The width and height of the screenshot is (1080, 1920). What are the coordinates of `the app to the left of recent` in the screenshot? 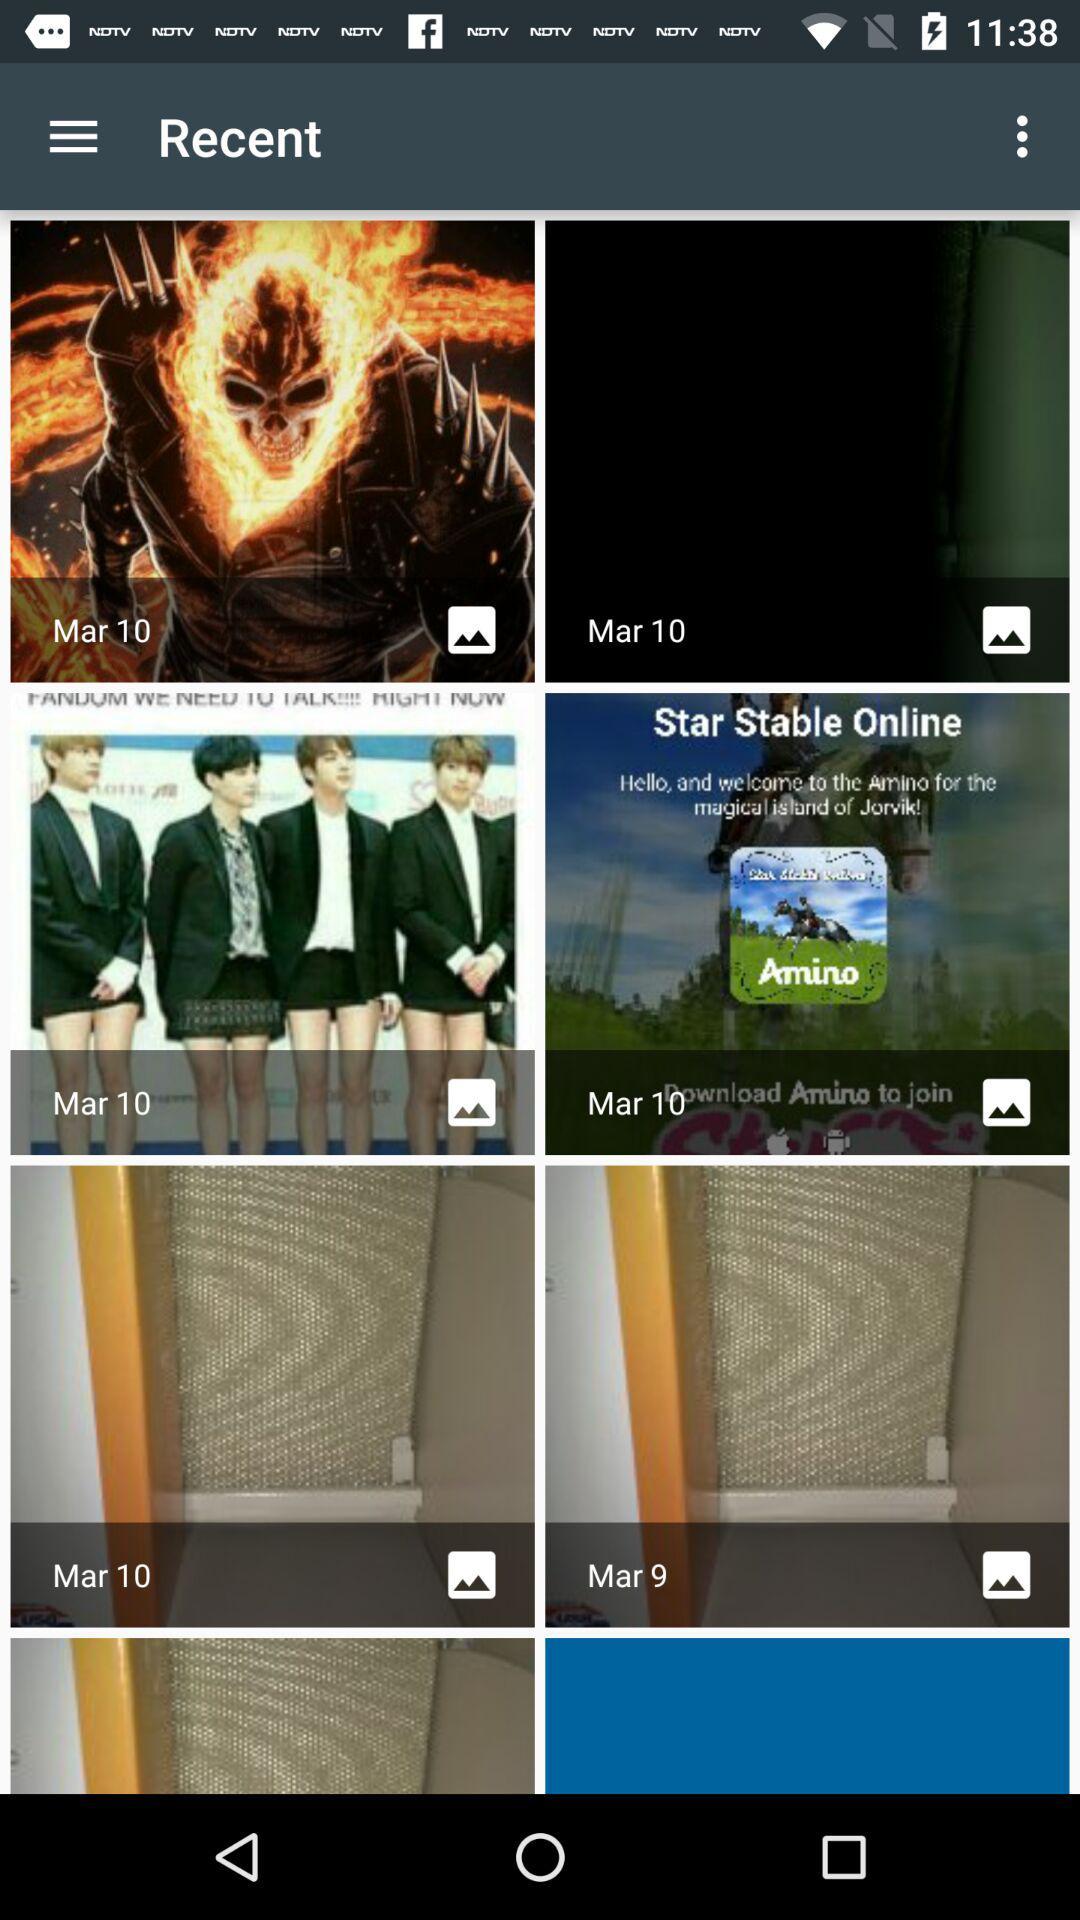 It's located at (72, 135).